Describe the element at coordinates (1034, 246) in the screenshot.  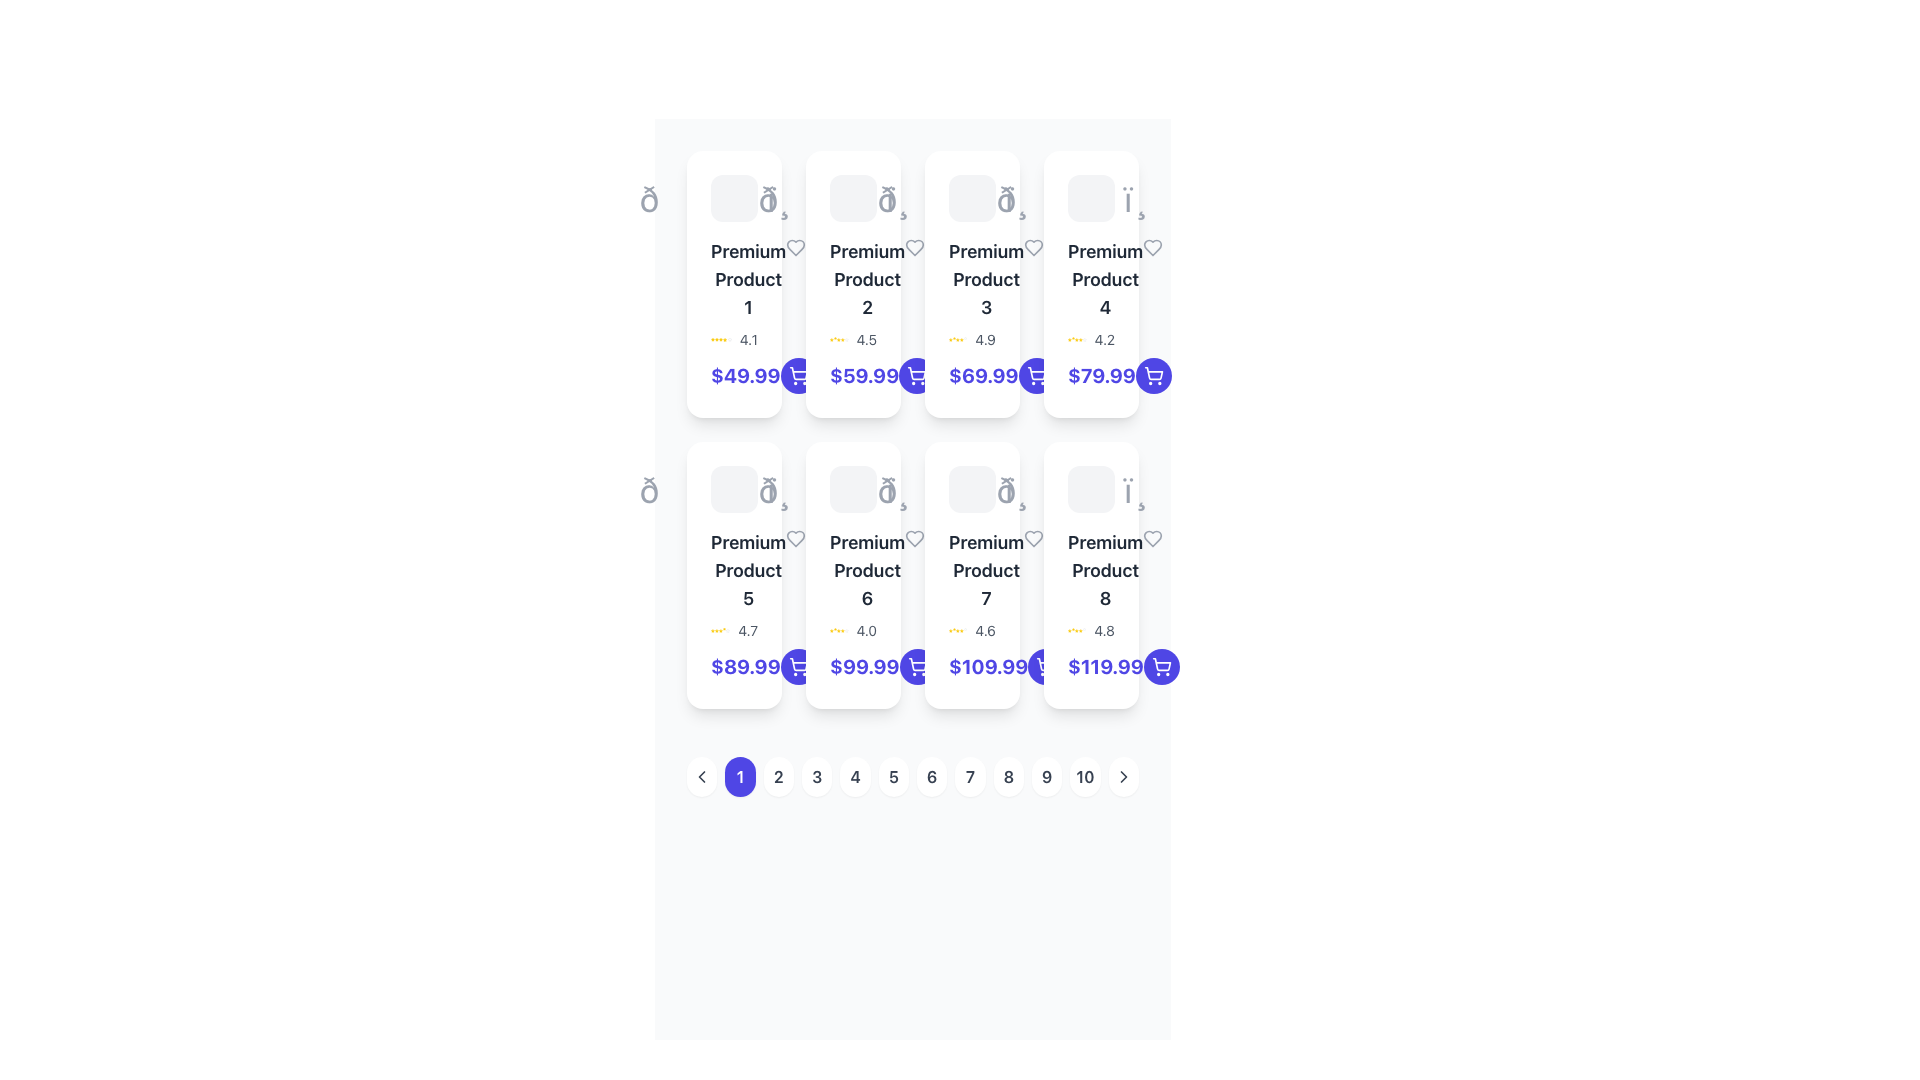
I see `the heart-shaped icon representing the favorite or wishlist feature located in the card of 'Premium Product 3'` at that location.